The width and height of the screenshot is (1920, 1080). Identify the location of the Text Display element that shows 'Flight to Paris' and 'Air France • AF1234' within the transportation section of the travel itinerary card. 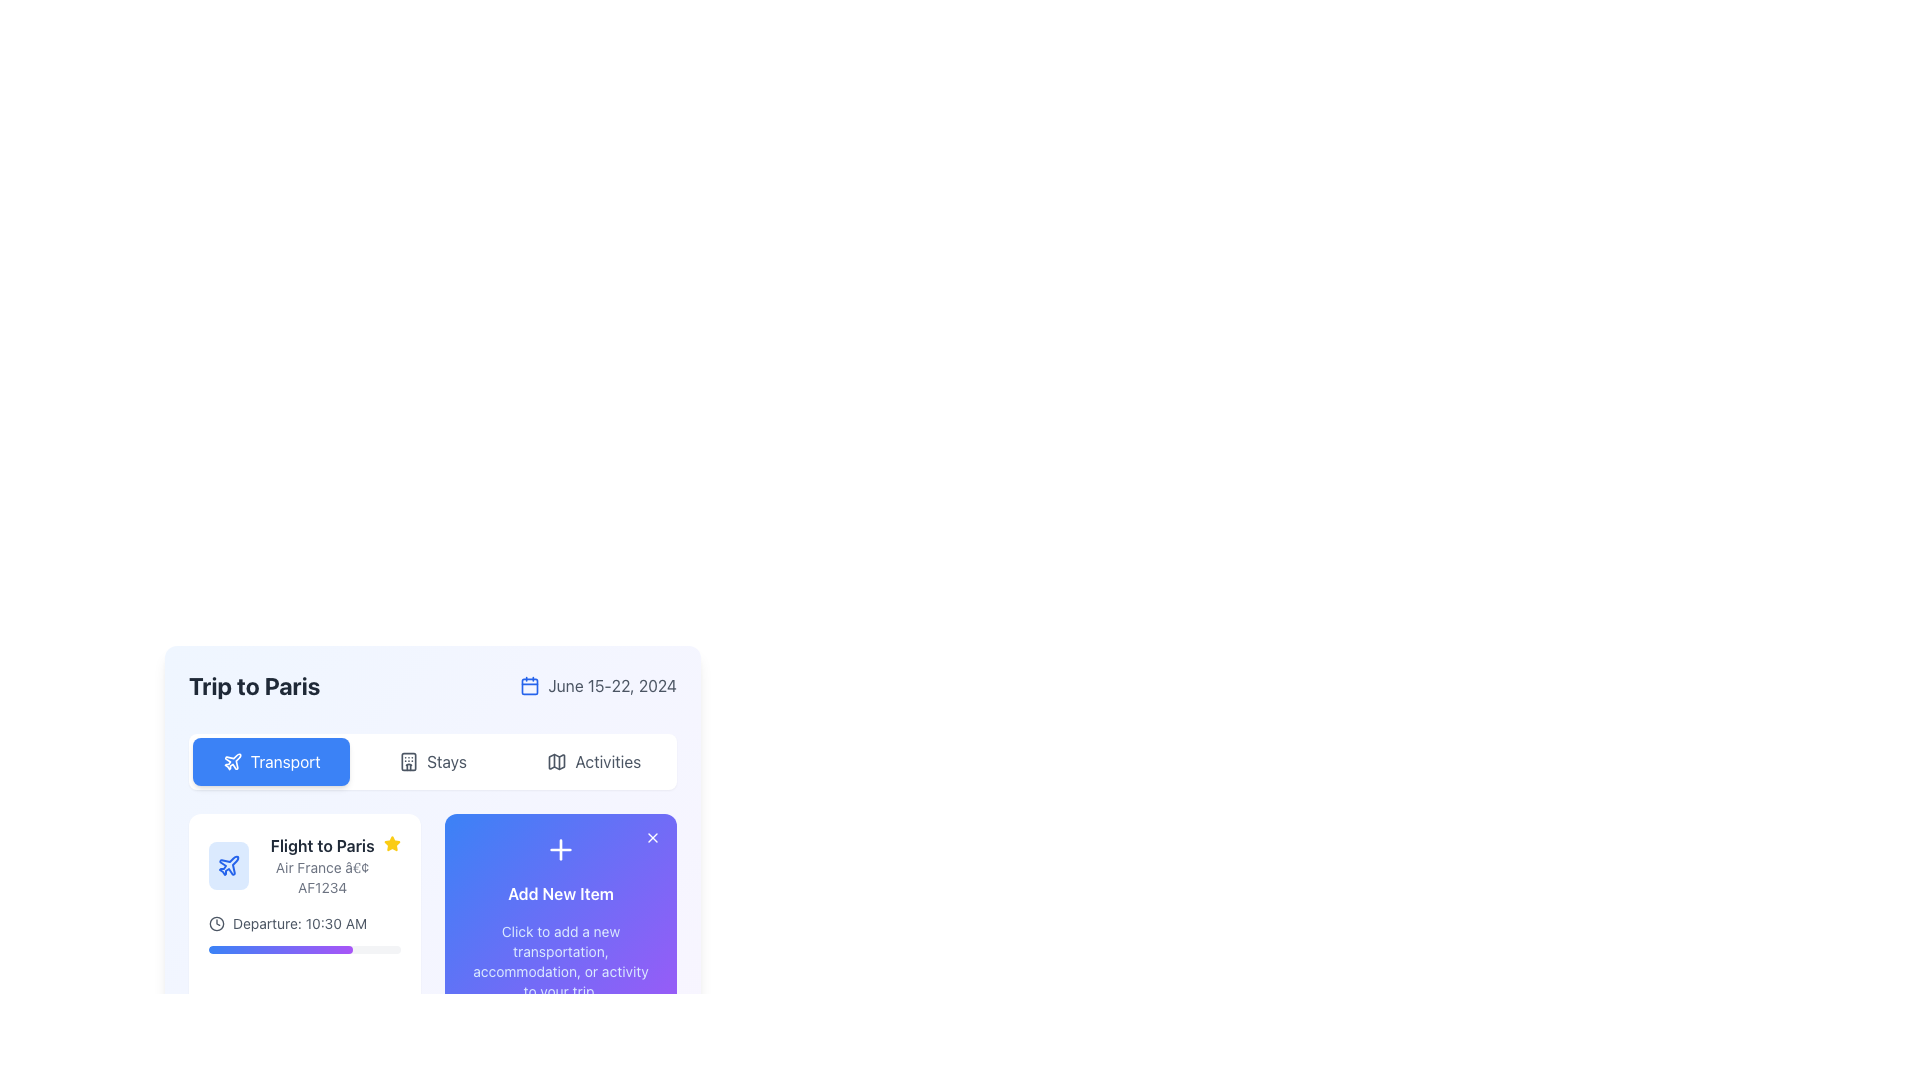
(322, 865).